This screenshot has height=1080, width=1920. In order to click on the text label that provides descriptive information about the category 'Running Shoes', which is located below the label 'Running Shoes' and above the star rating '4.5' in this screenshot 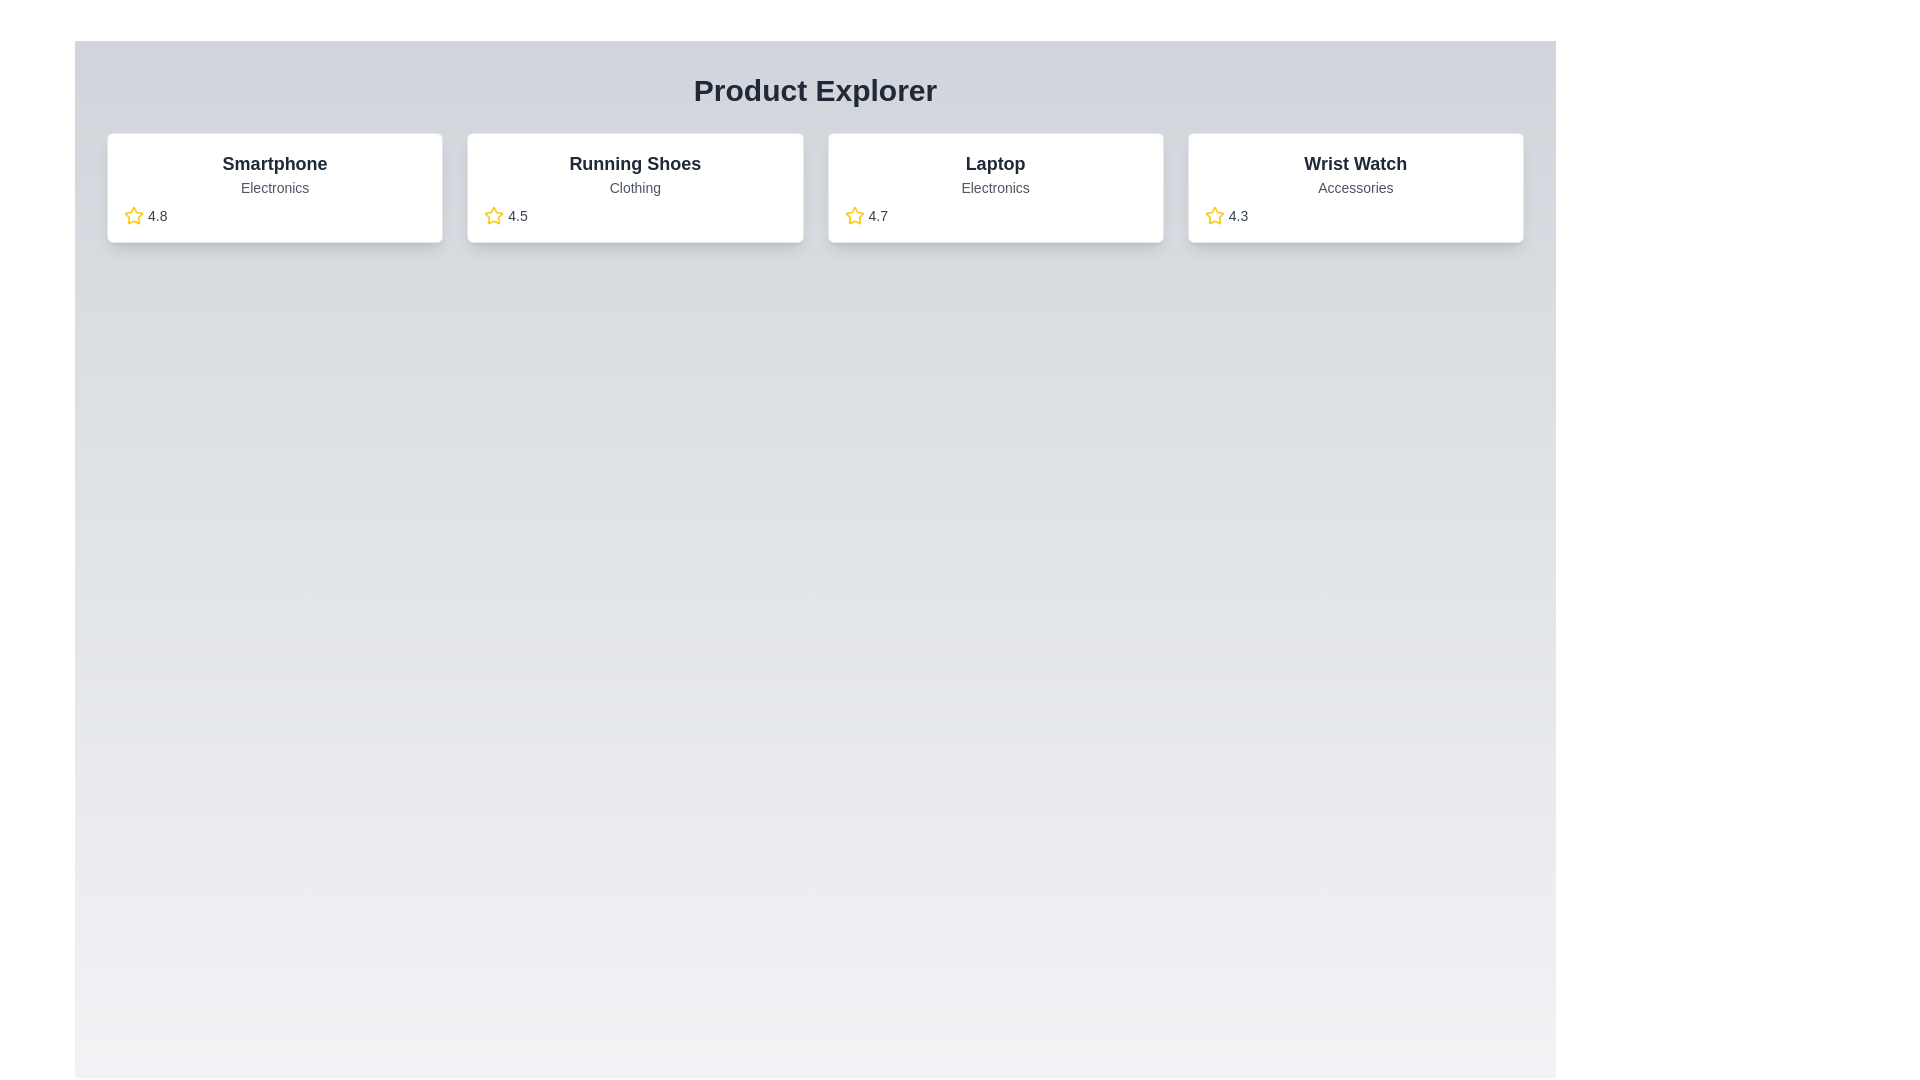, I will do `click(634, 188)`.